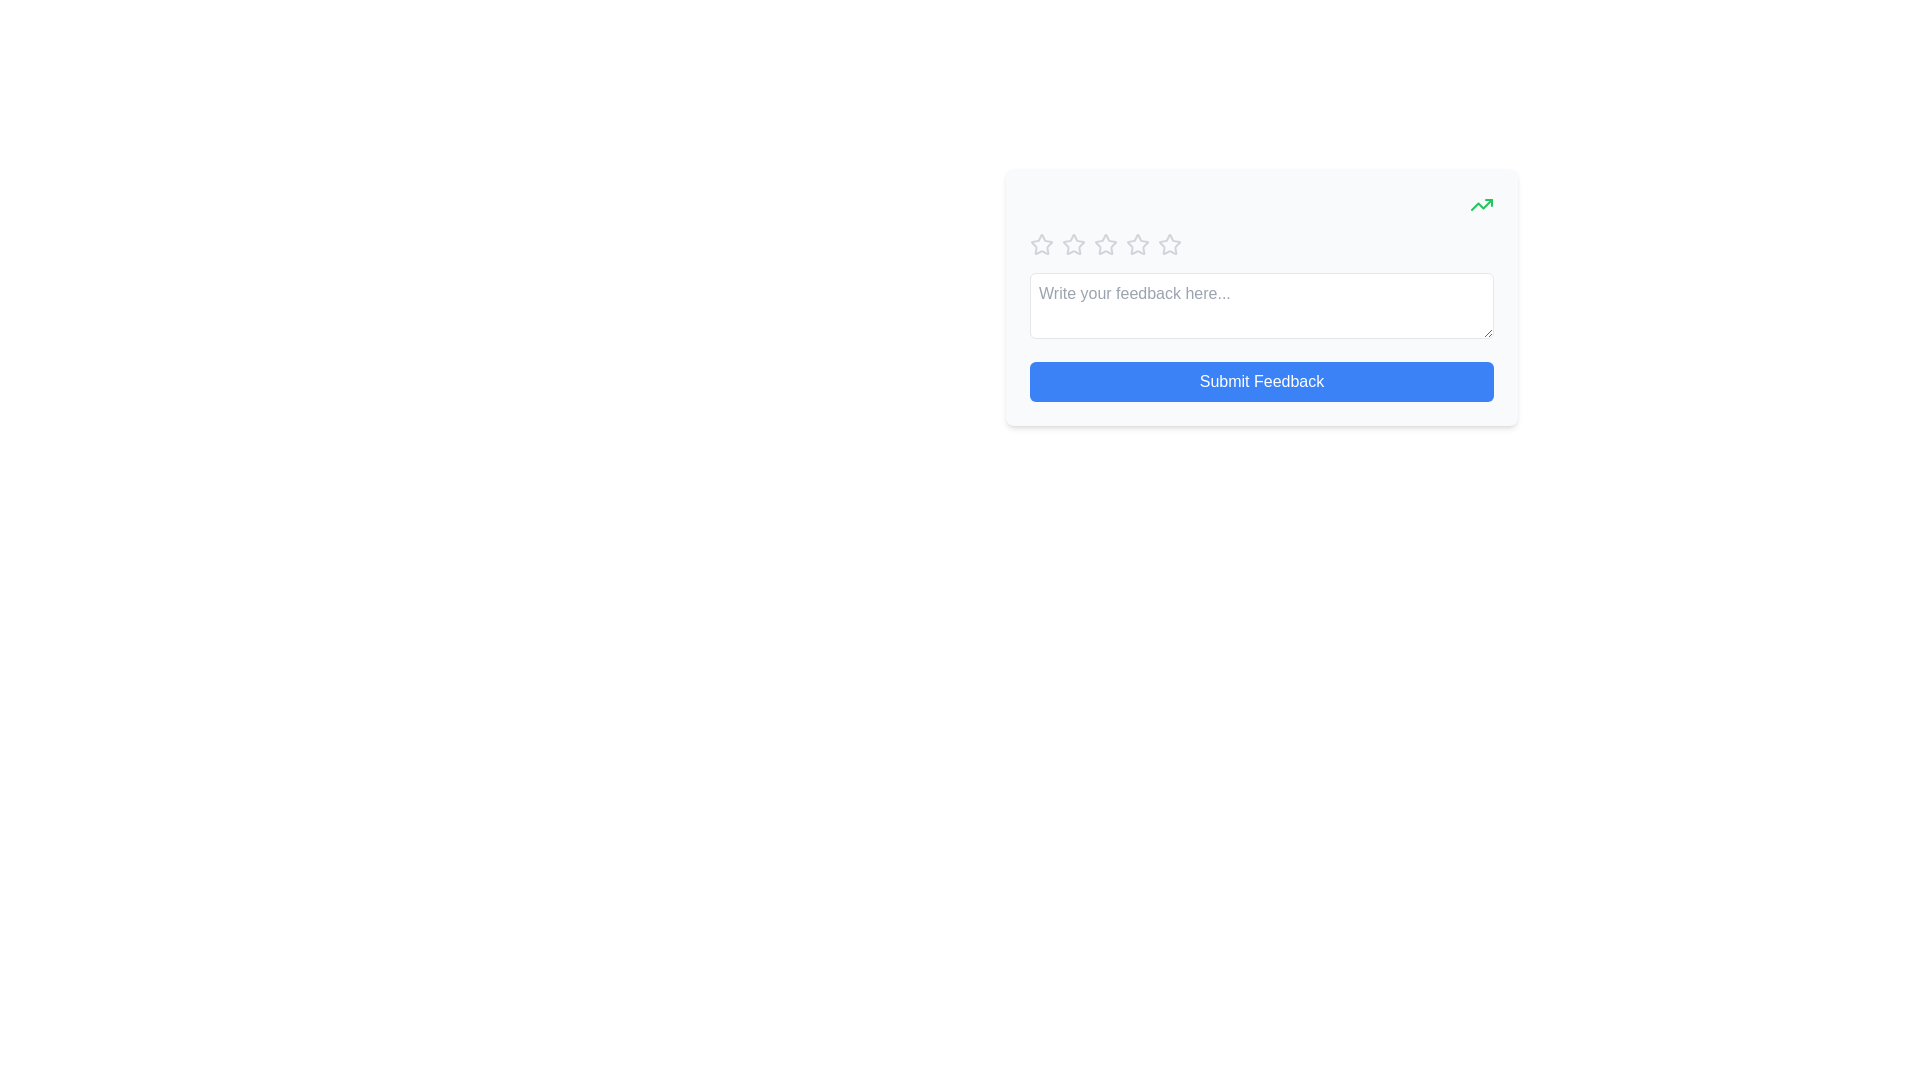 The image size is (1920, 1080). Describe the element at coordinates (1040, 243) in the screenshot. I see `the leftmost star icon in the horizontal group of rating stars` at that location.